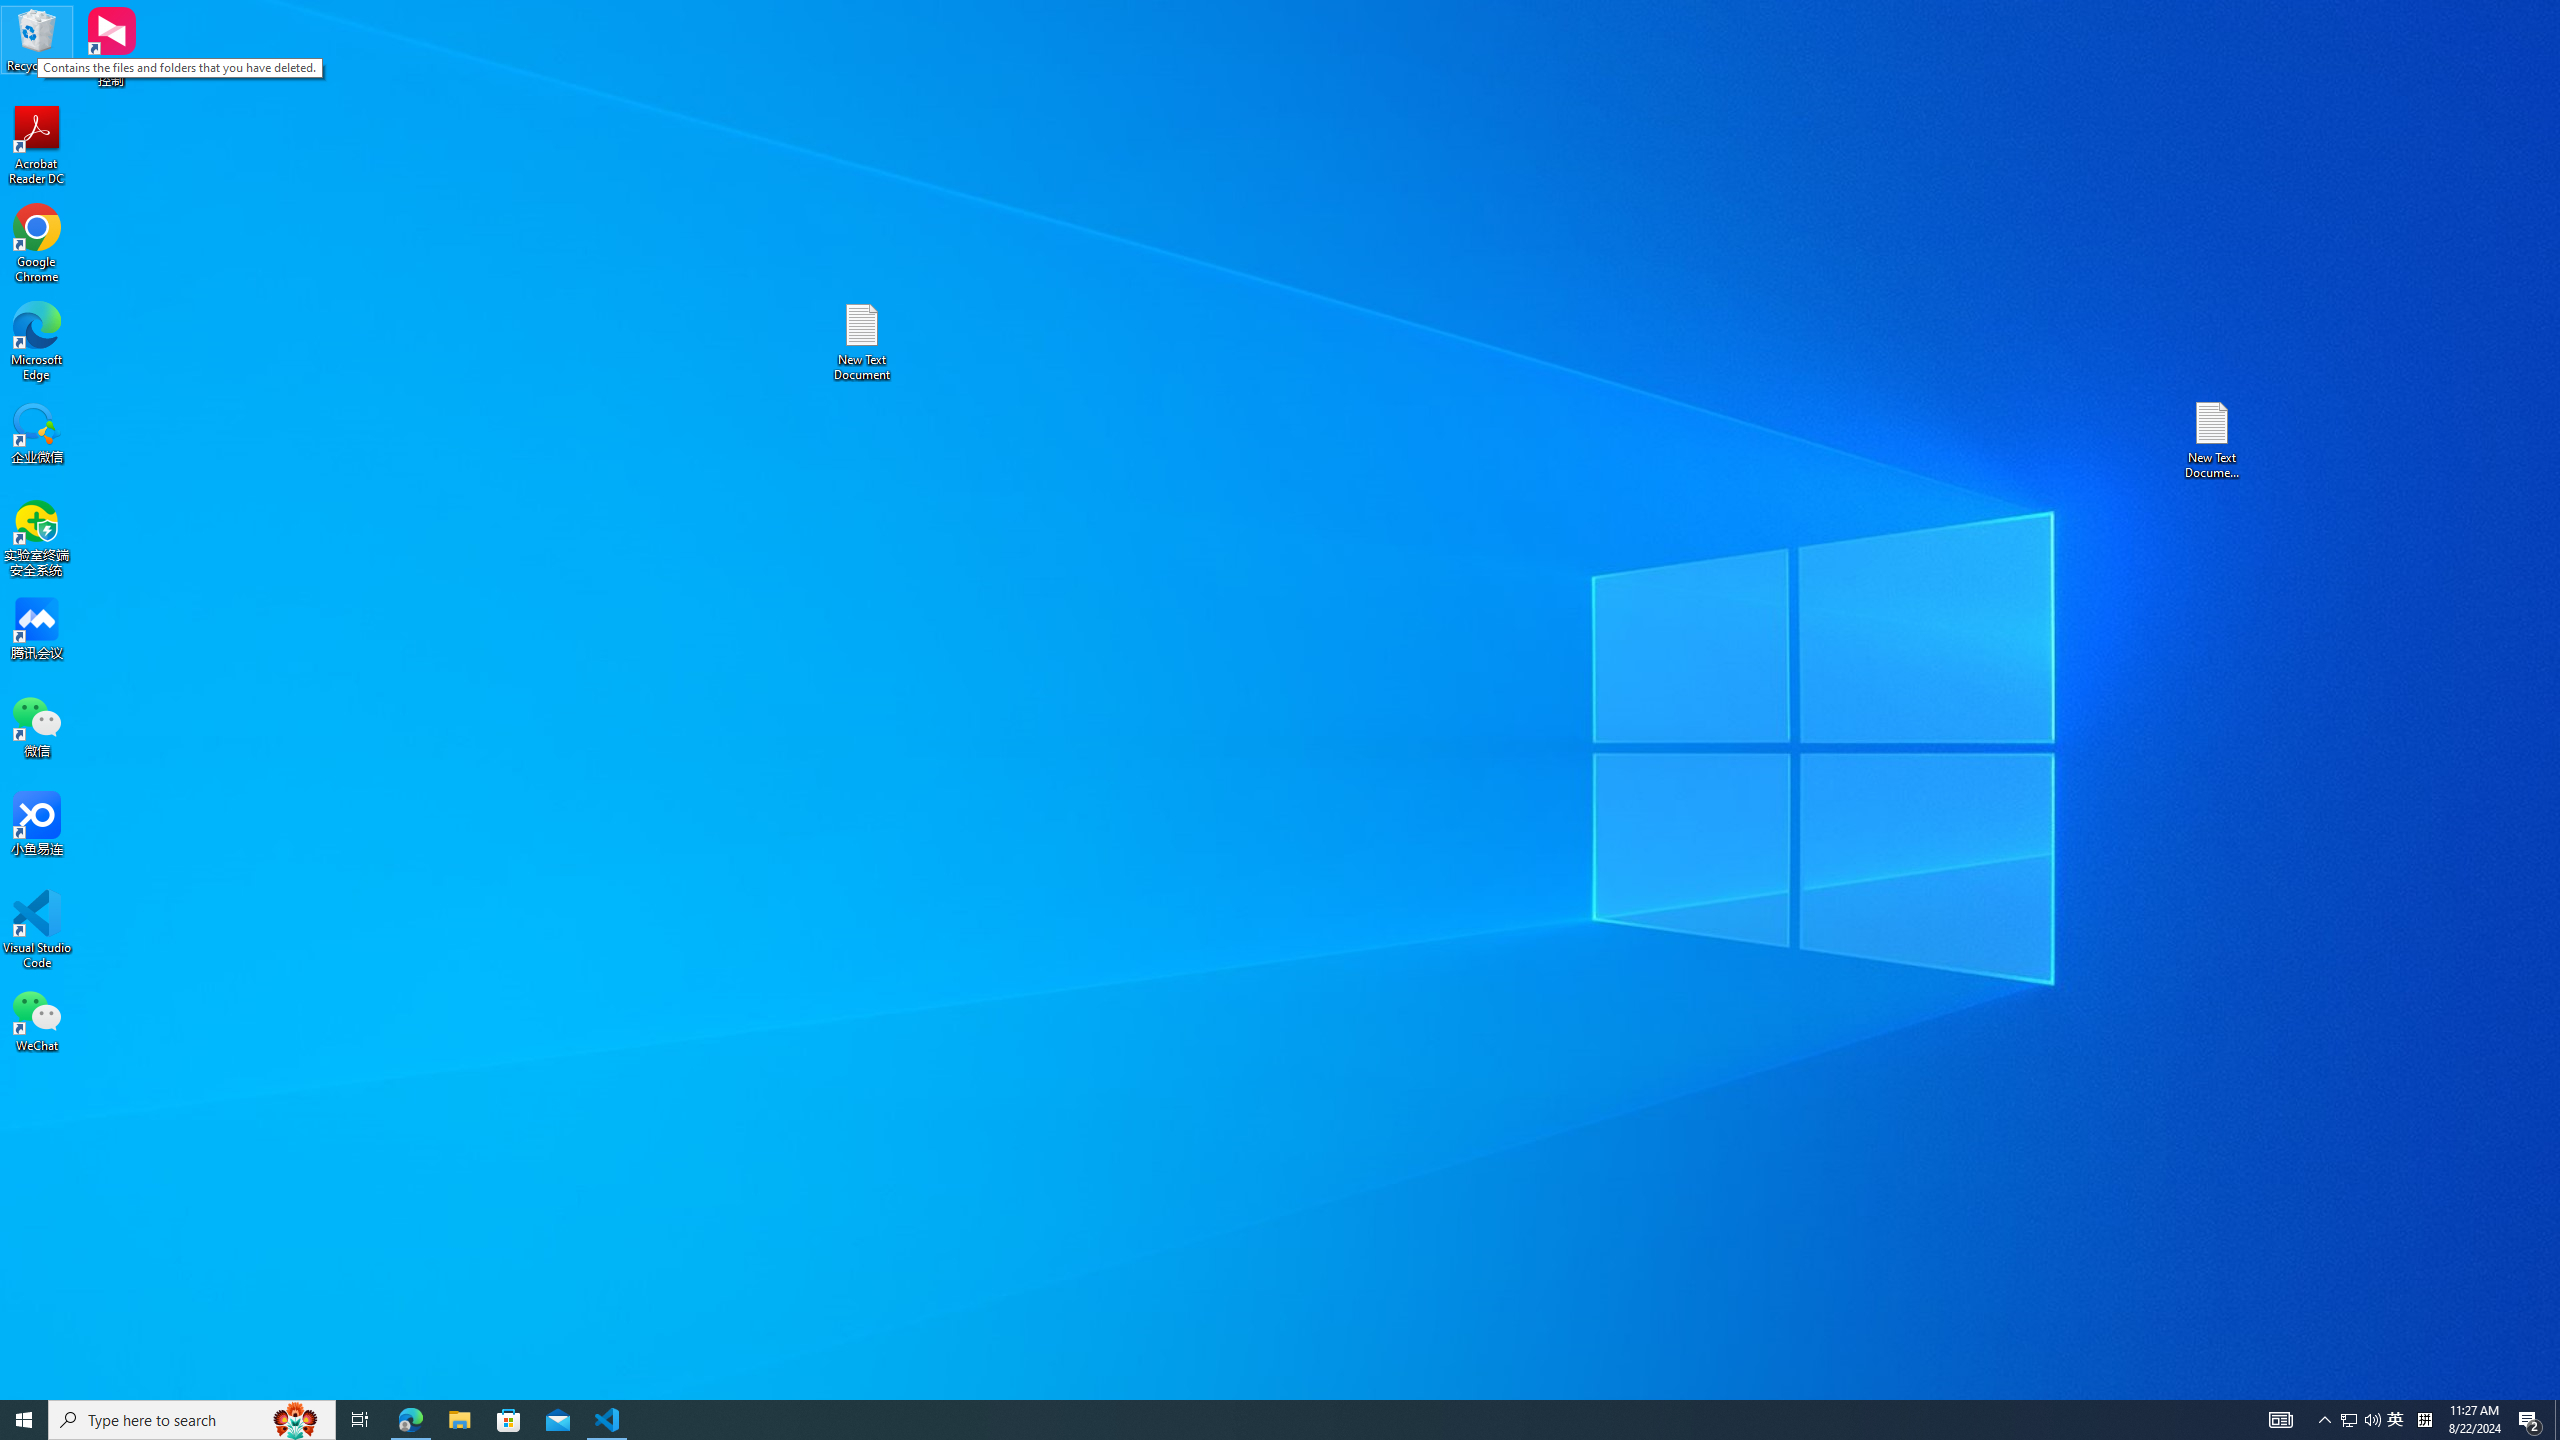 Image resolution: width=2560 pixels, height=1440 pixels. Describe the element at coordinates (36, 38) in the screenshot. I see `'Recycle Bin'` at that location.